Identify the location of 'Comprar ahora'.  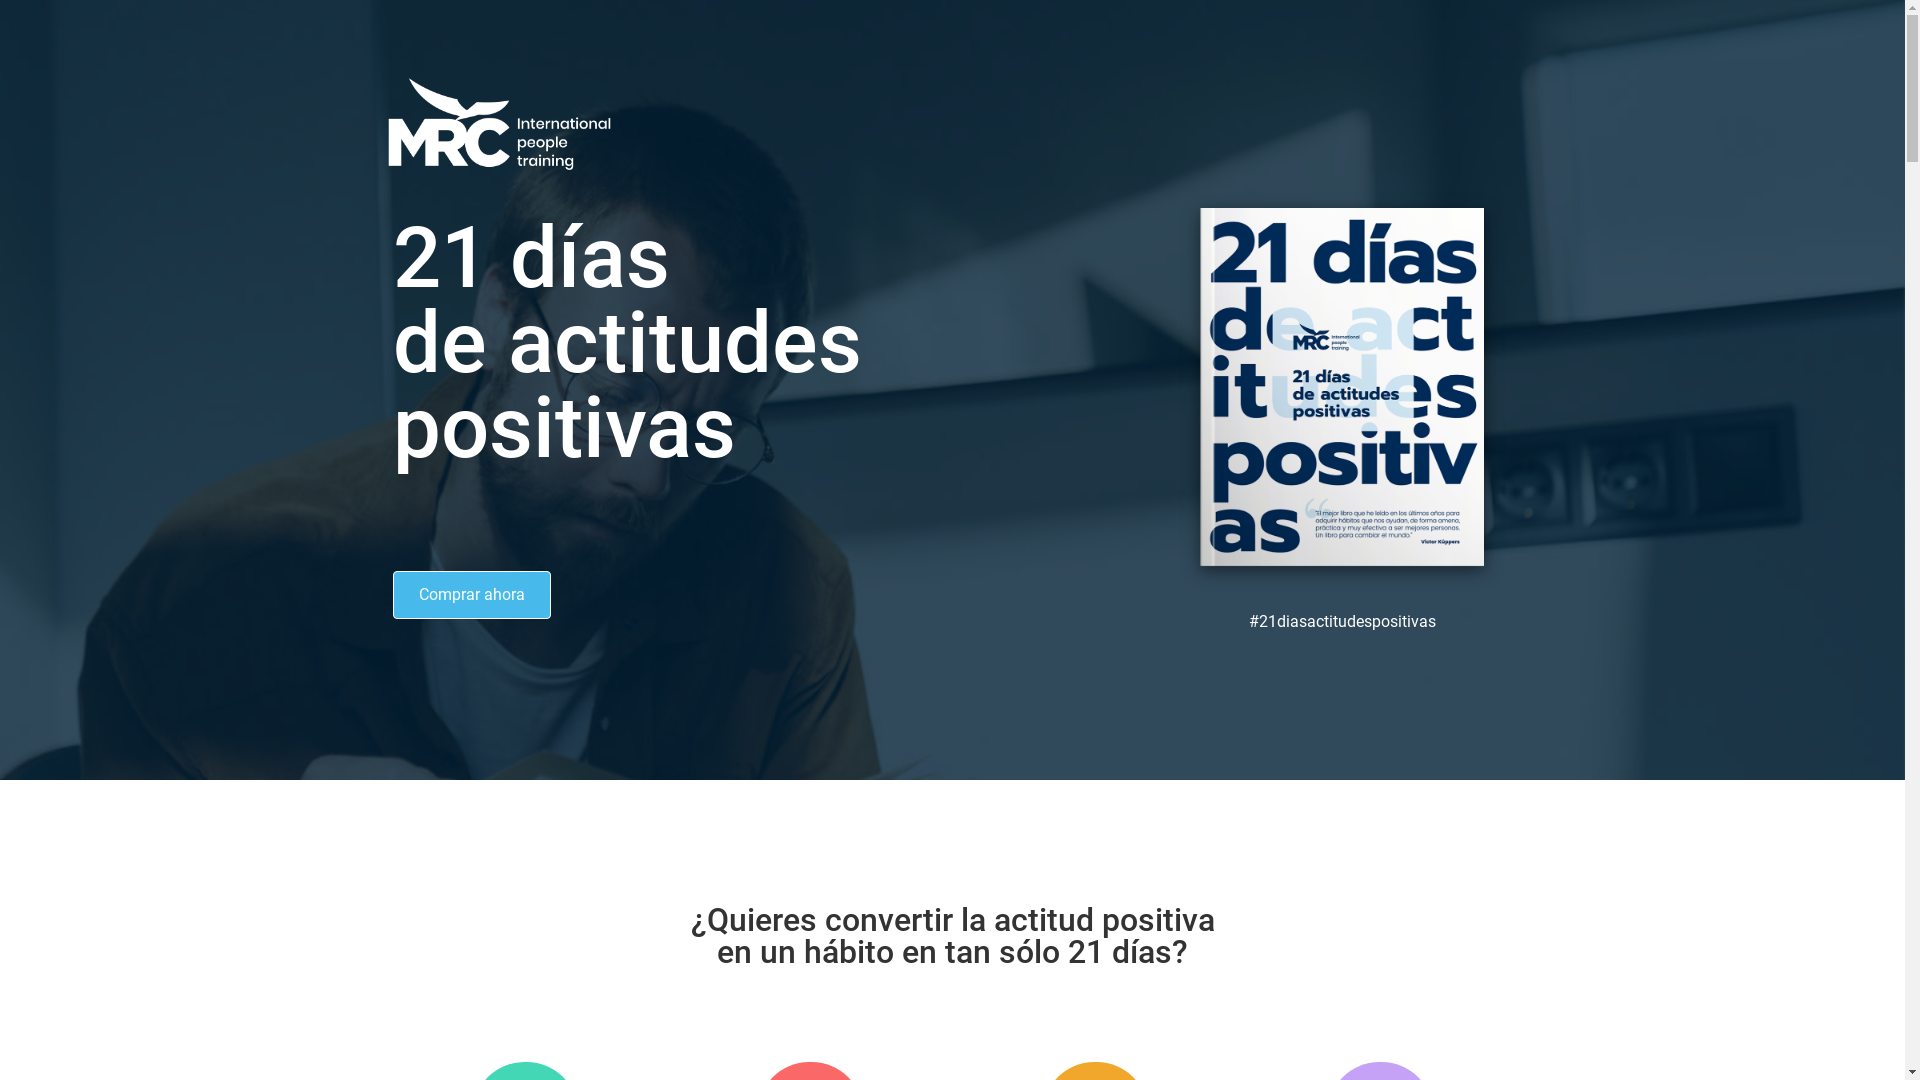
(469, 593).